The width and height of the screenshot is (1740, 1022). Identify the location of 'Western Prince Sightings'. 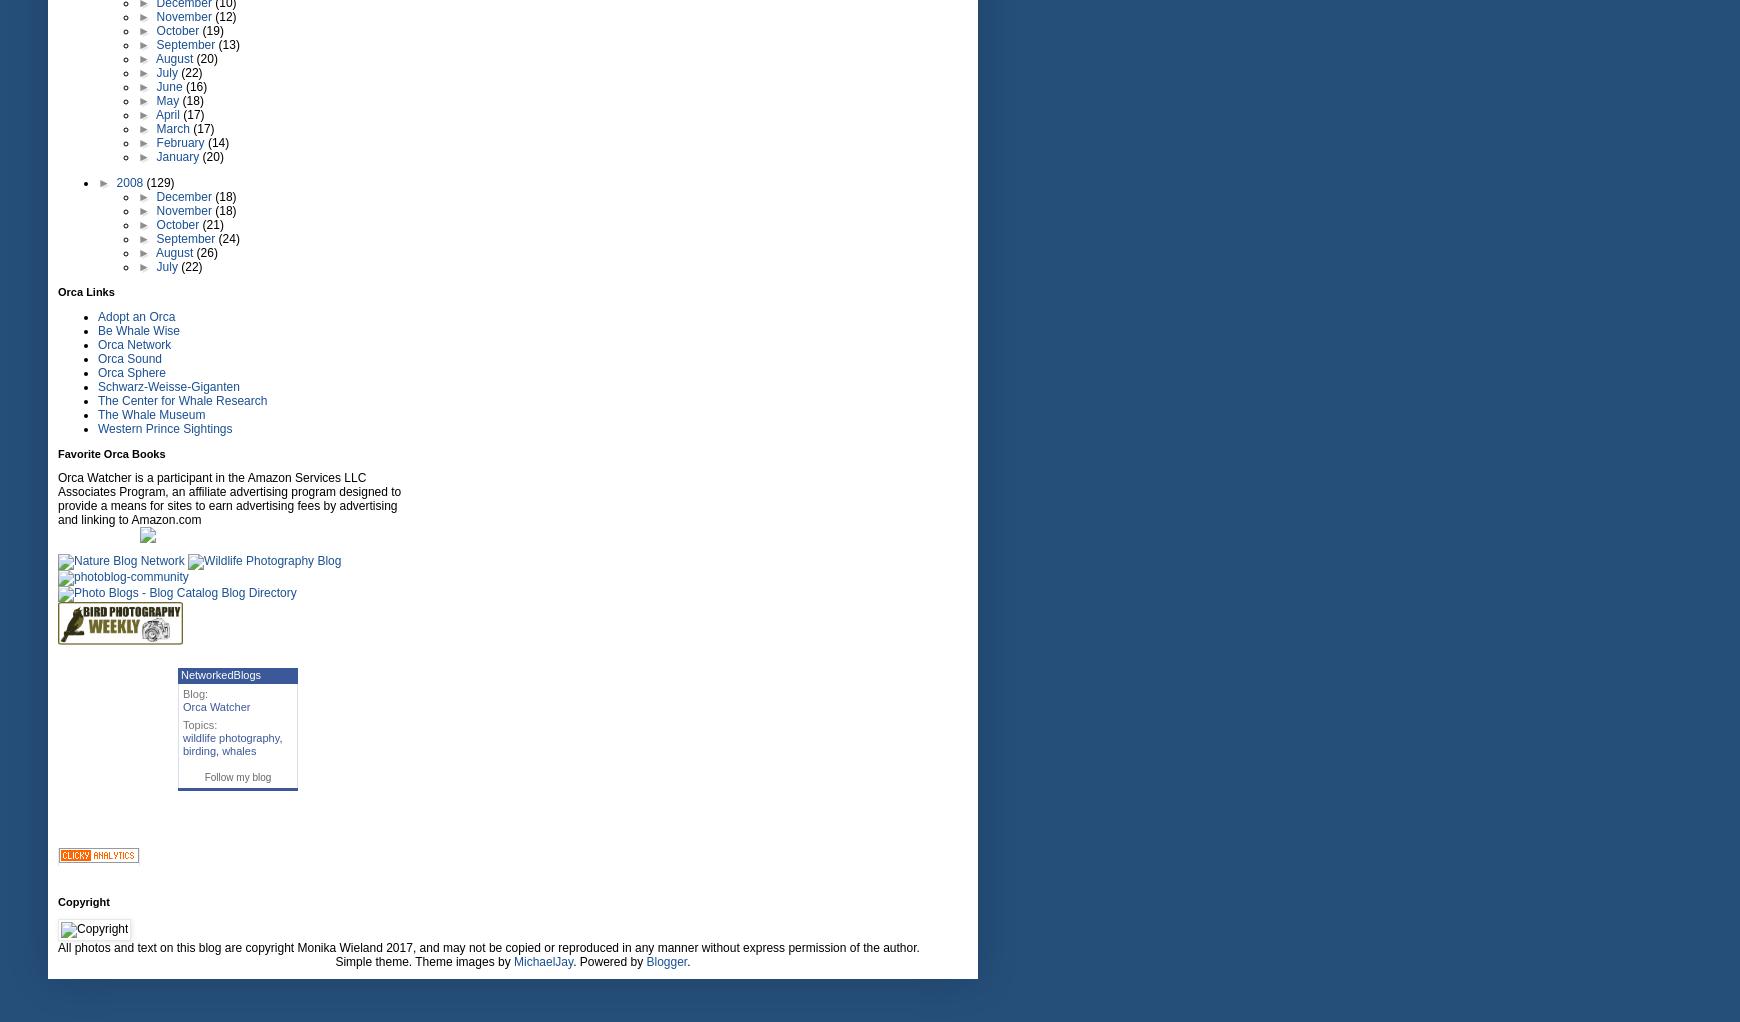
(96, 429).